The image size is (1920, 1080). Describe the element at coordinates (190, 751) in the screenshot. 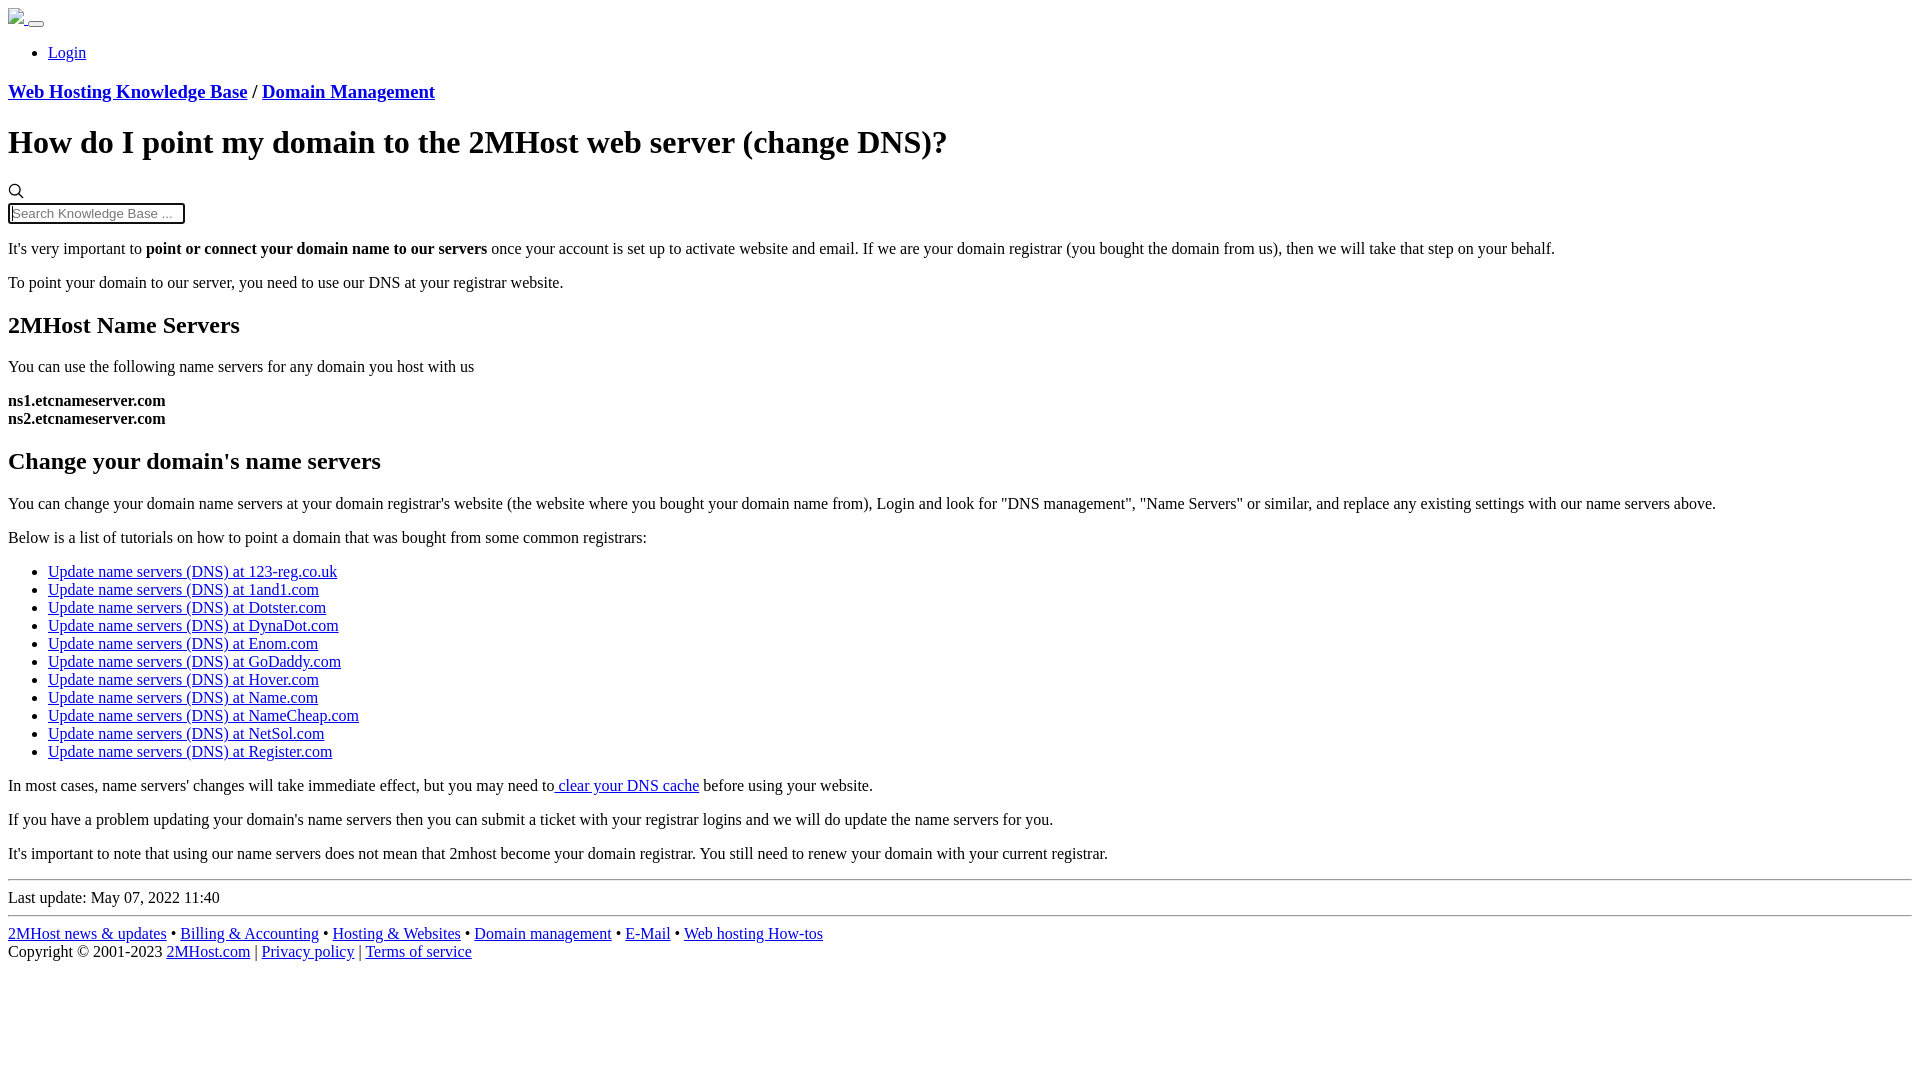

I see `'Update name servers (DNS) at Register.com'` at that location.